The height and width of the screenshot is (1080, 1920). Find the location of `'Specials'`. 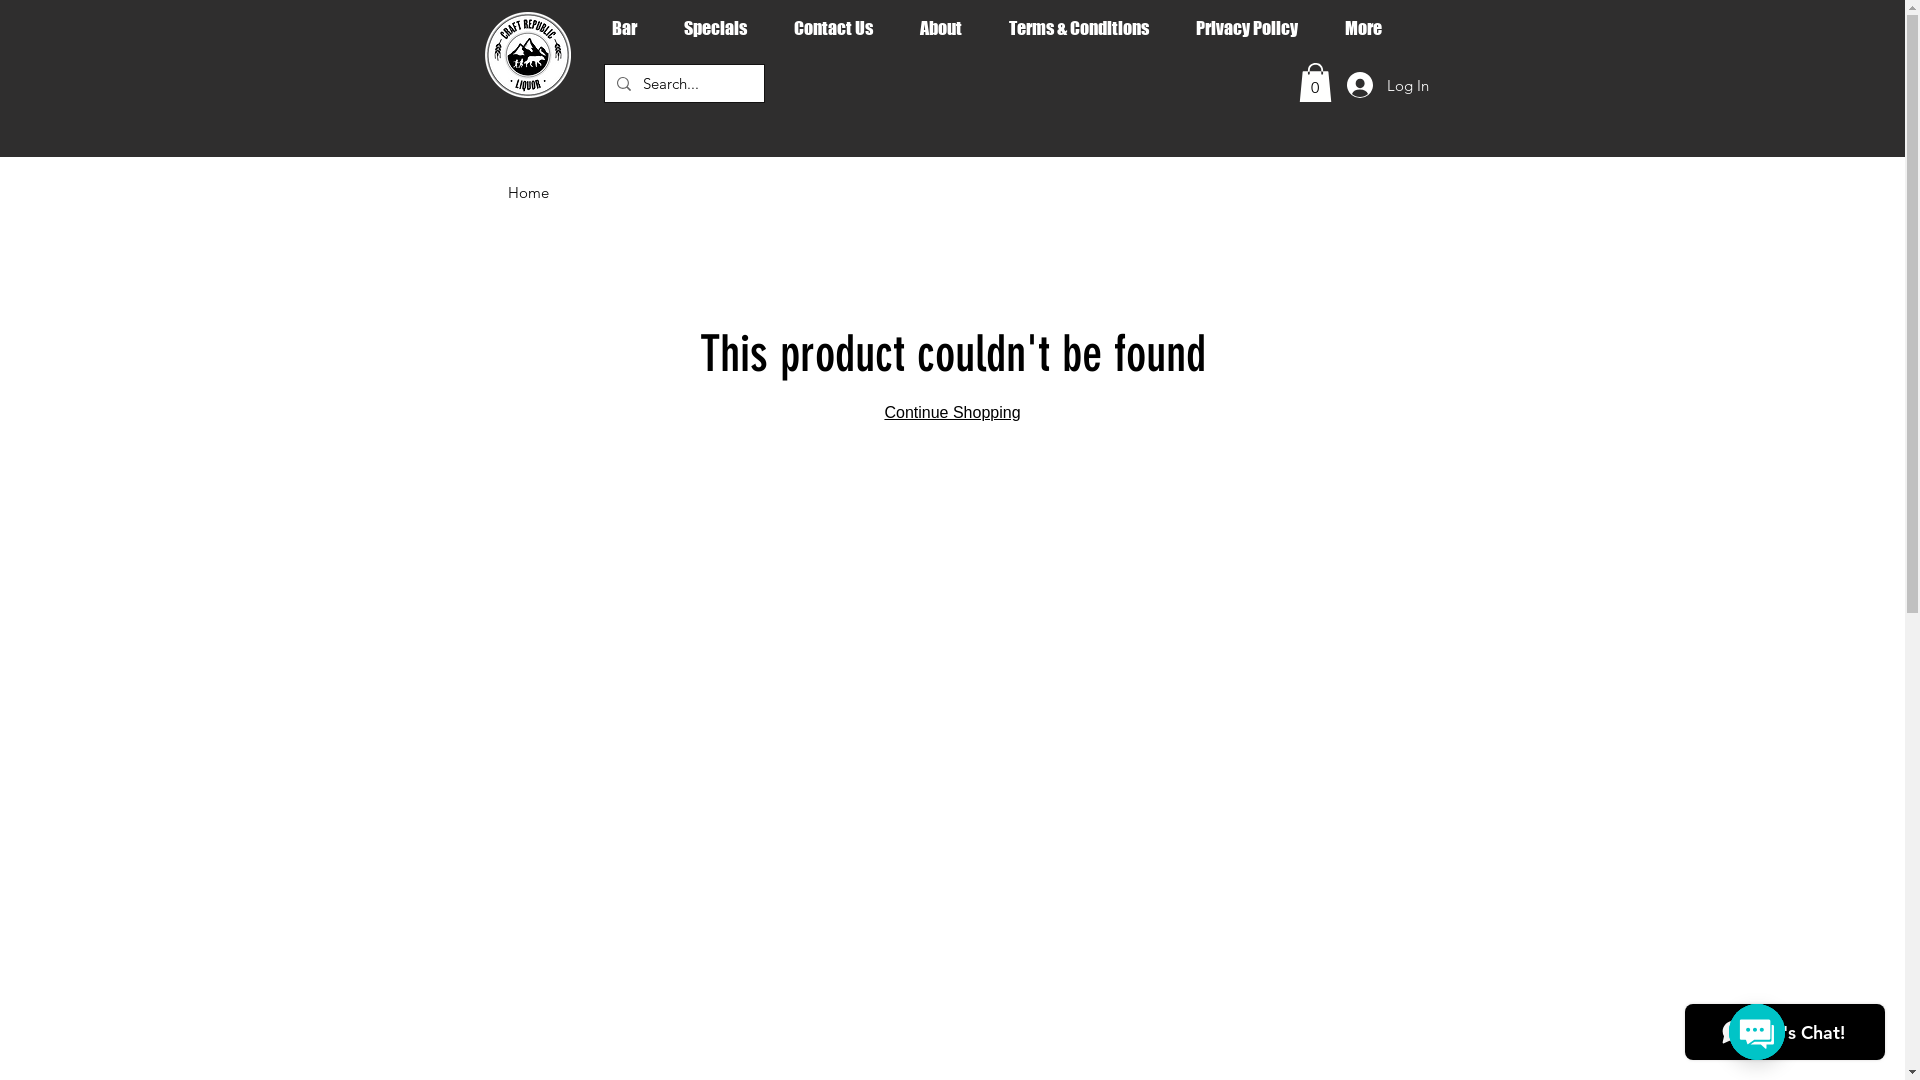

'Specials' is located at coordinates (722, 28).